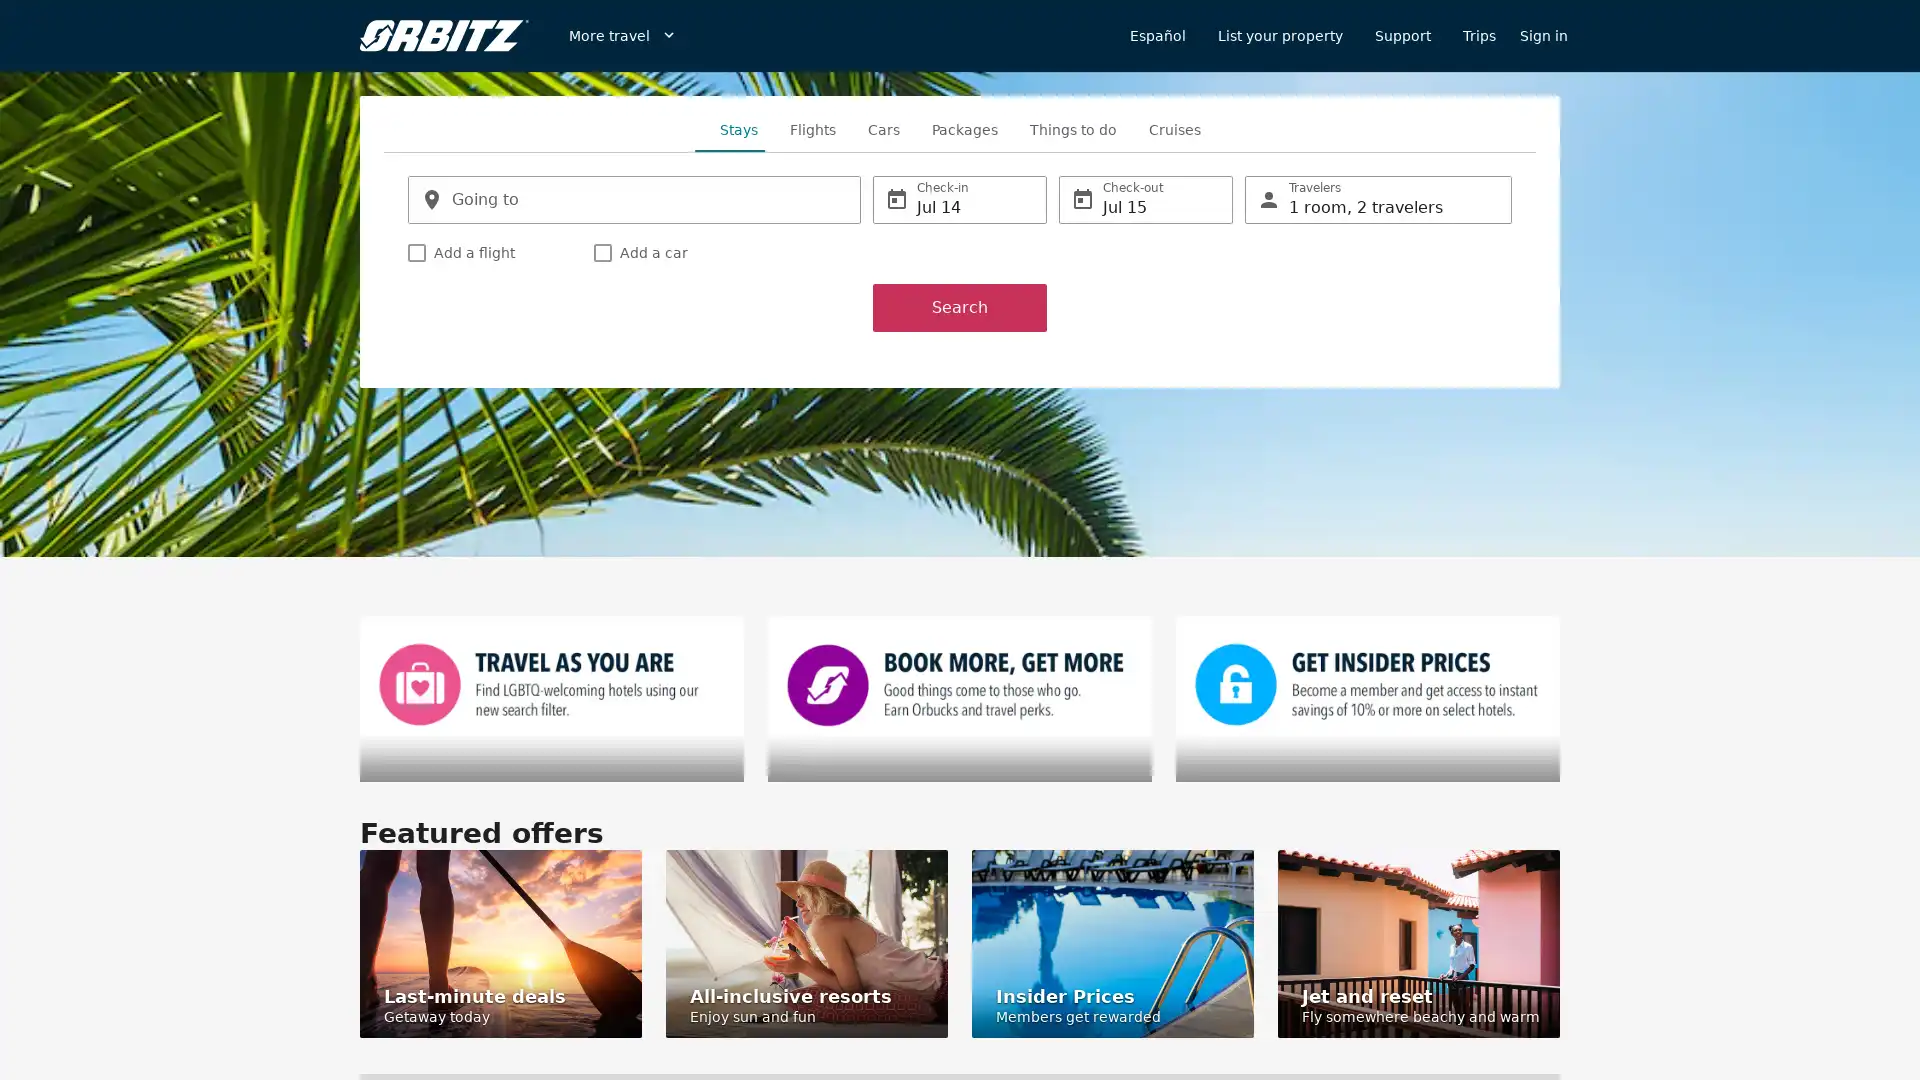 Image resolution: width=1920 pixels, height=1080 pixels. Describe the element at coordinates (1157, 35) in the screenshot. I see `Espanol` at that location.